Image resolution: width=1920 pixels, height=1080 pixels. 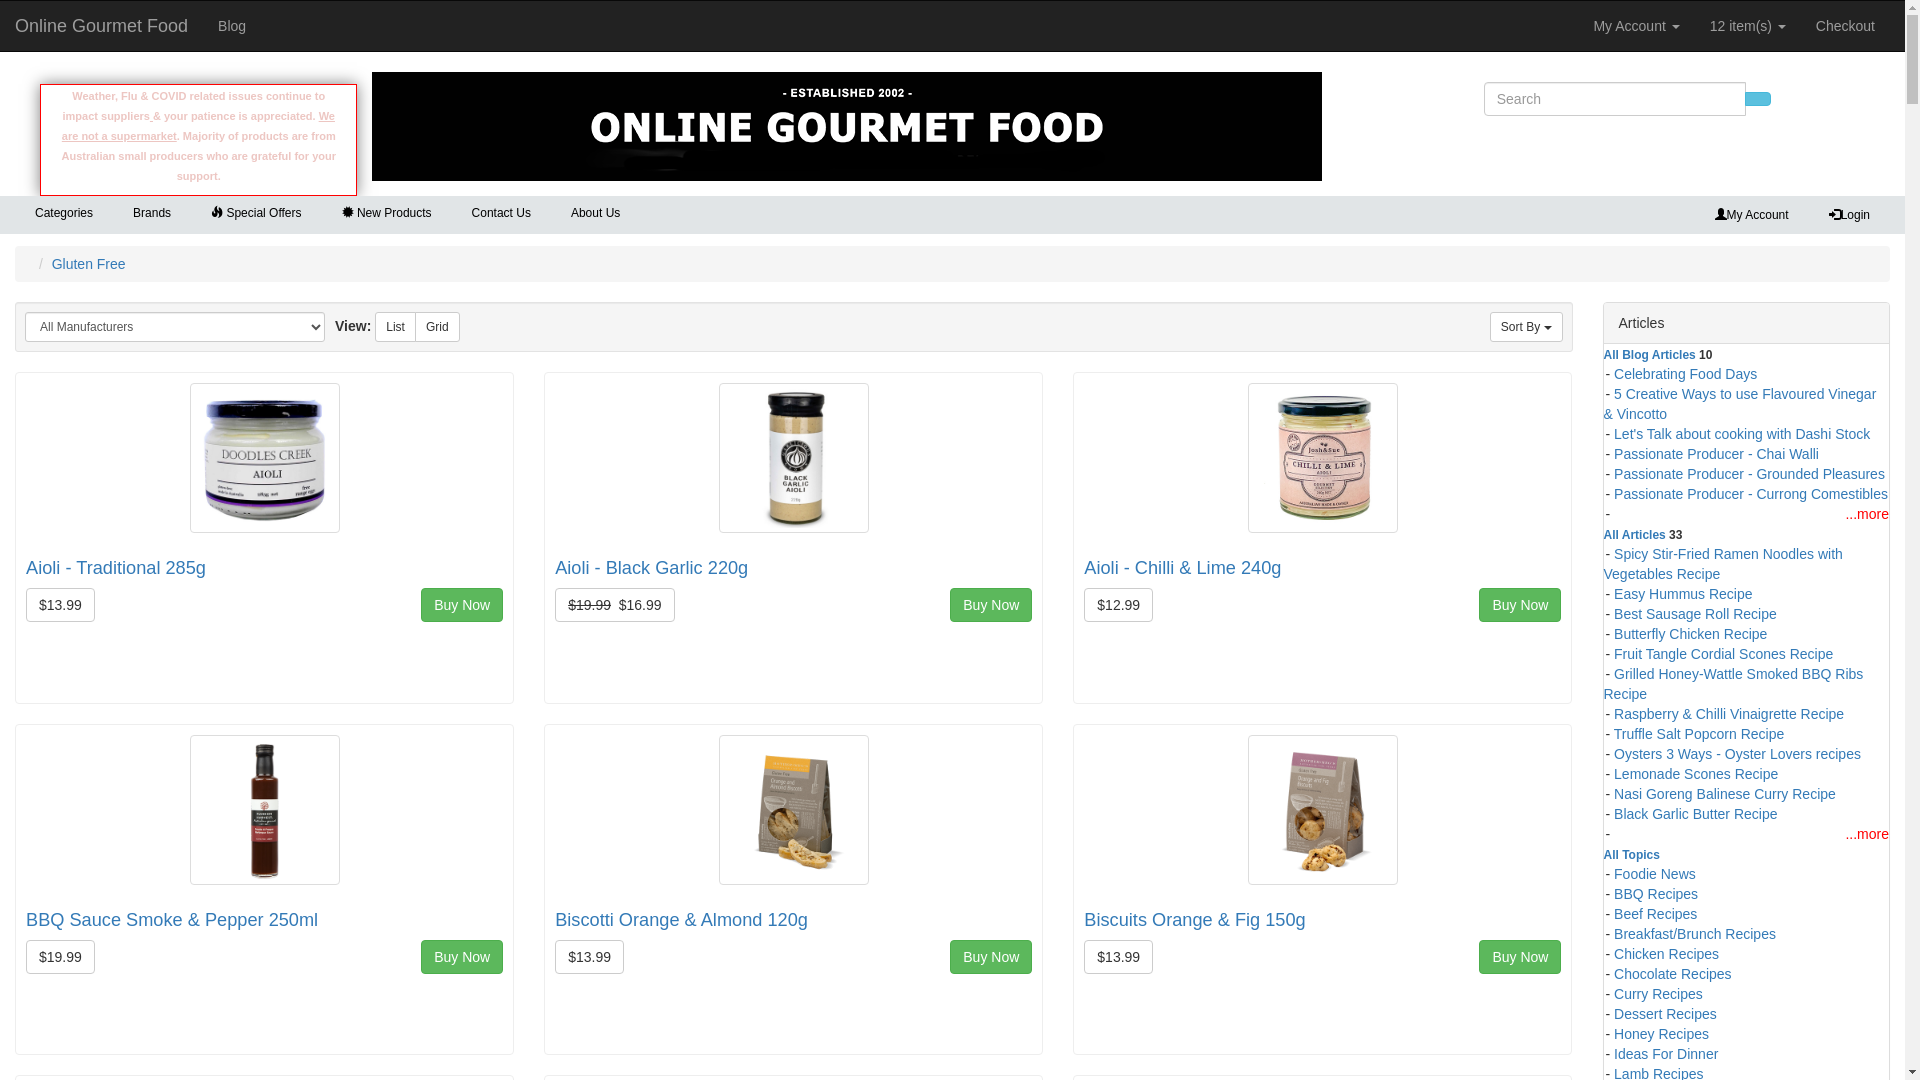 I want to click on 'Foodie News', so click(x=1655, y=870).